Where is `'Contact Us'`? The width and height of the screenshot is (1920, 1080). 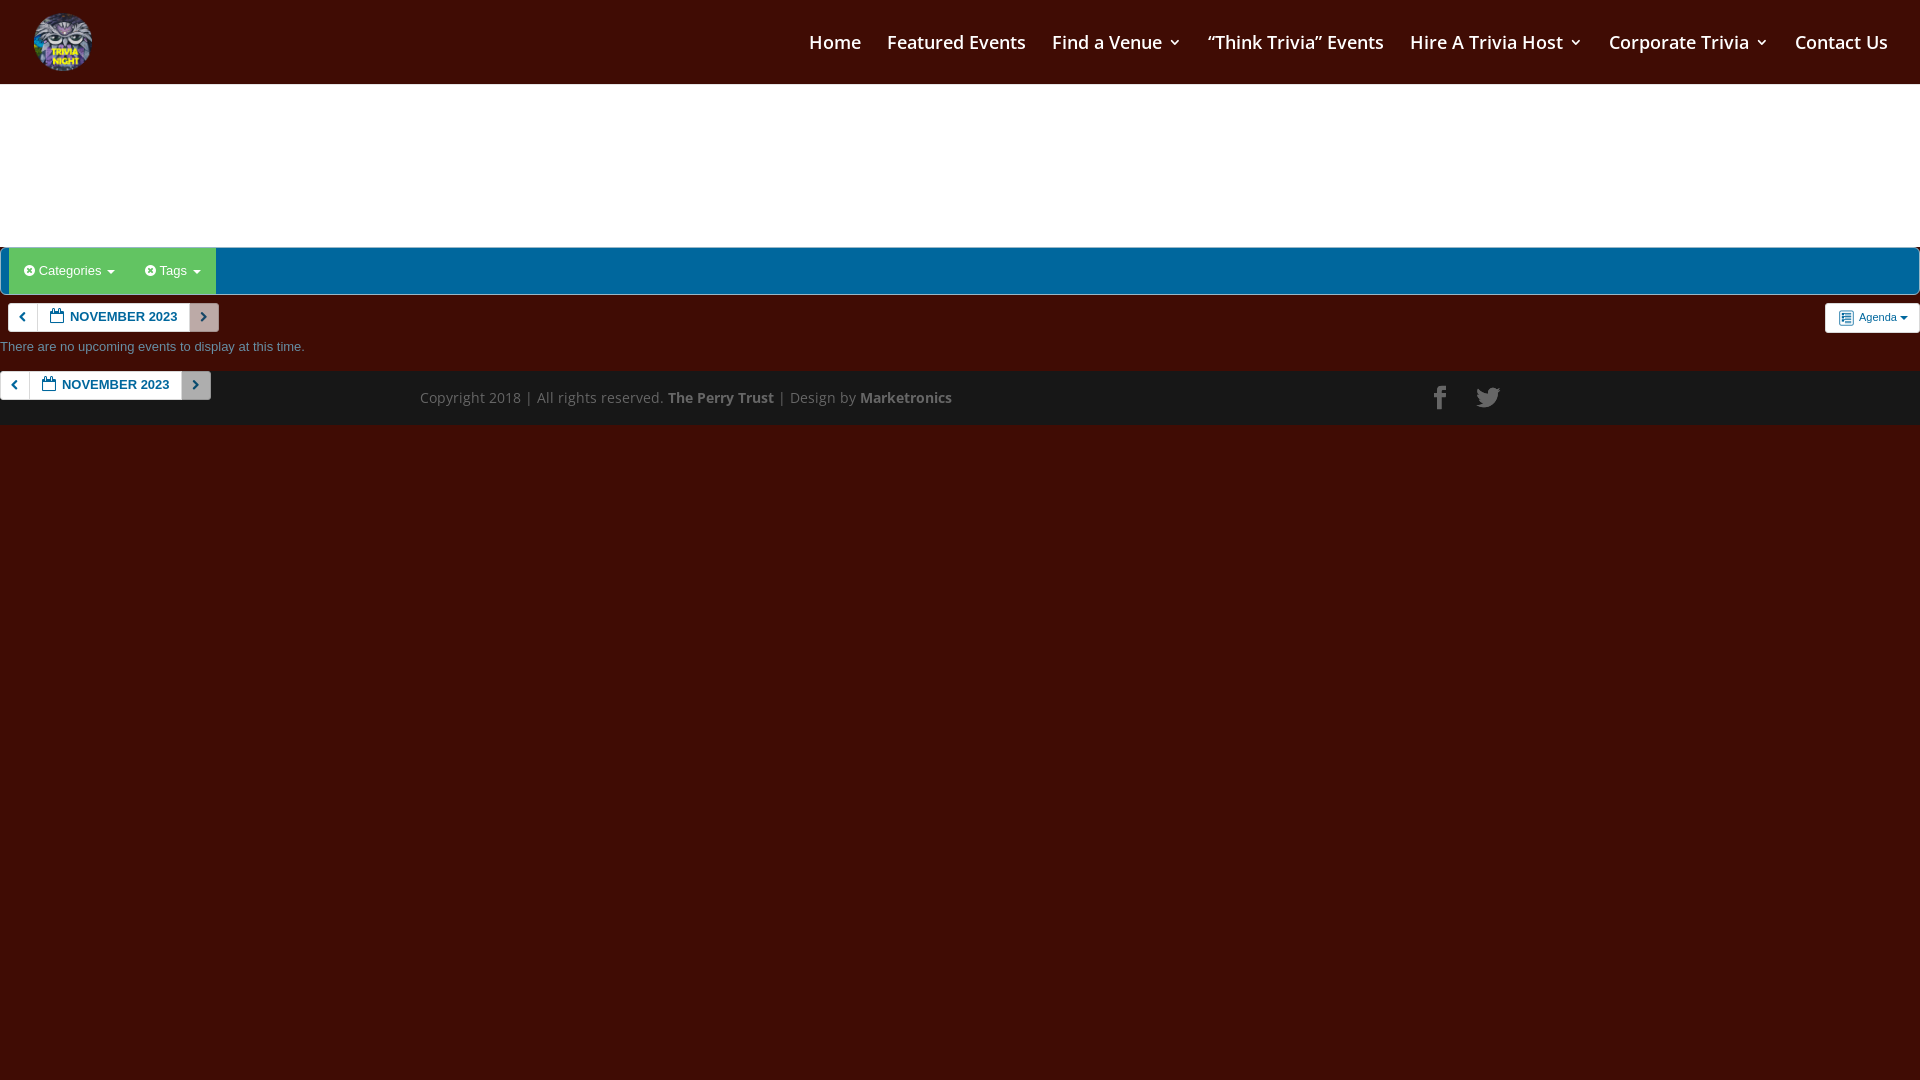 'Contact Us' is located at coordinates (1840, 58).